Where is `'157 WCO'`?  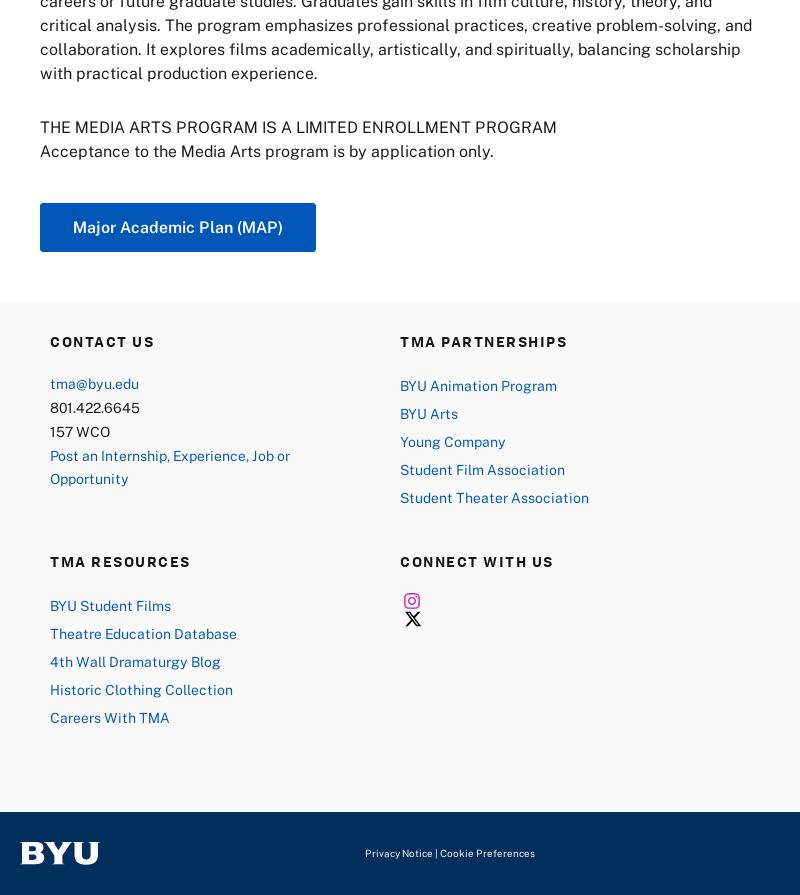
'157 WCO' is located at coordinates (49, 430).